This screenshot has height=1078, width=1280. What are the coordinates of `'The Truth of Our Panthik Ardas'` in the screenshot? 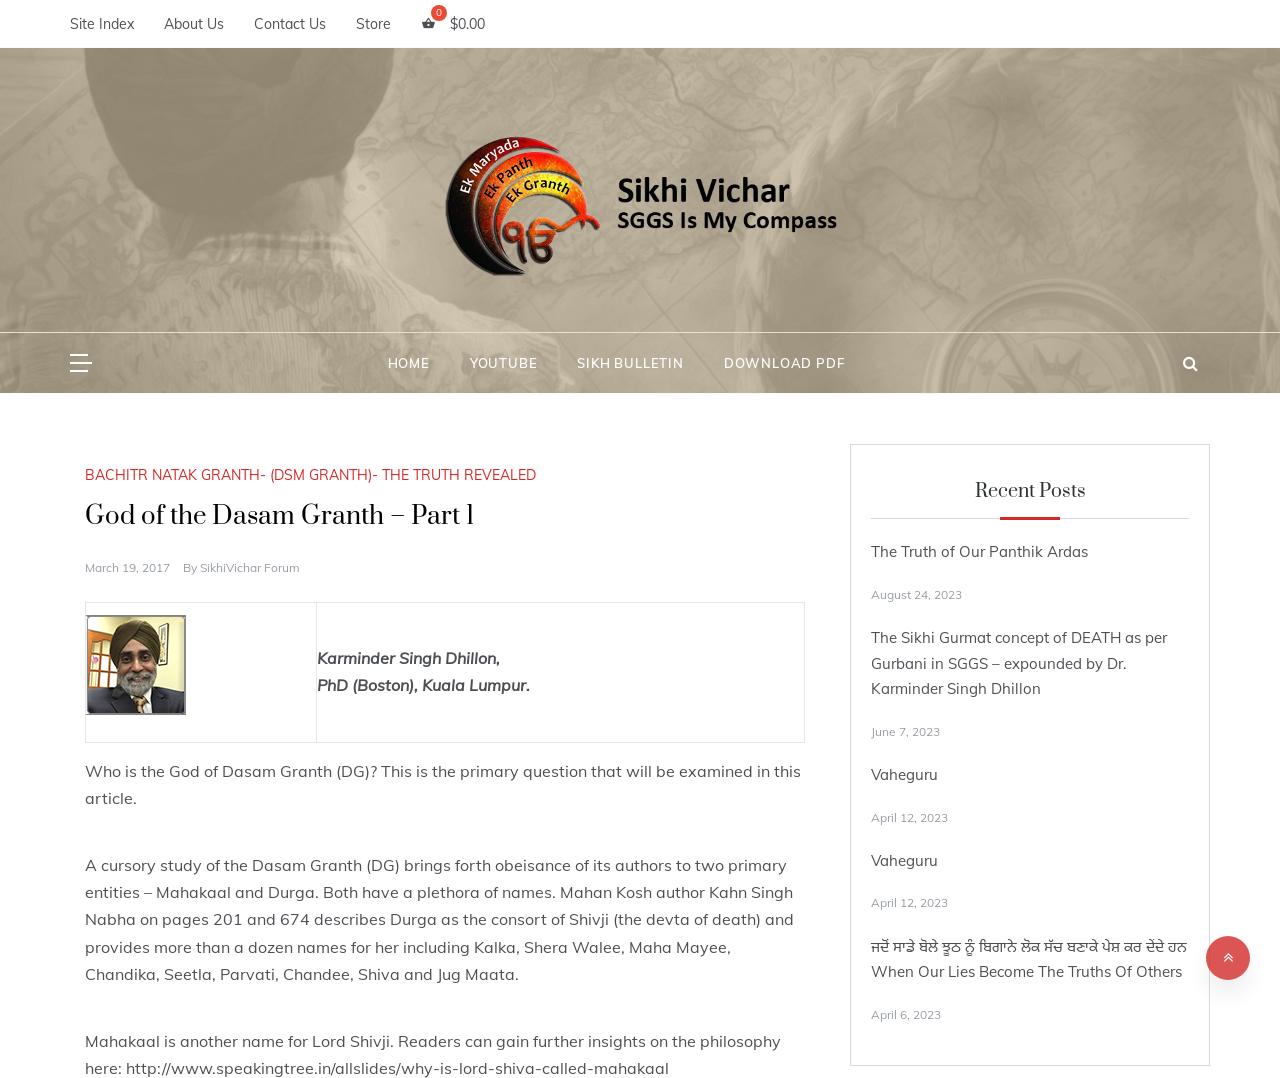 It's located at (979, 550).